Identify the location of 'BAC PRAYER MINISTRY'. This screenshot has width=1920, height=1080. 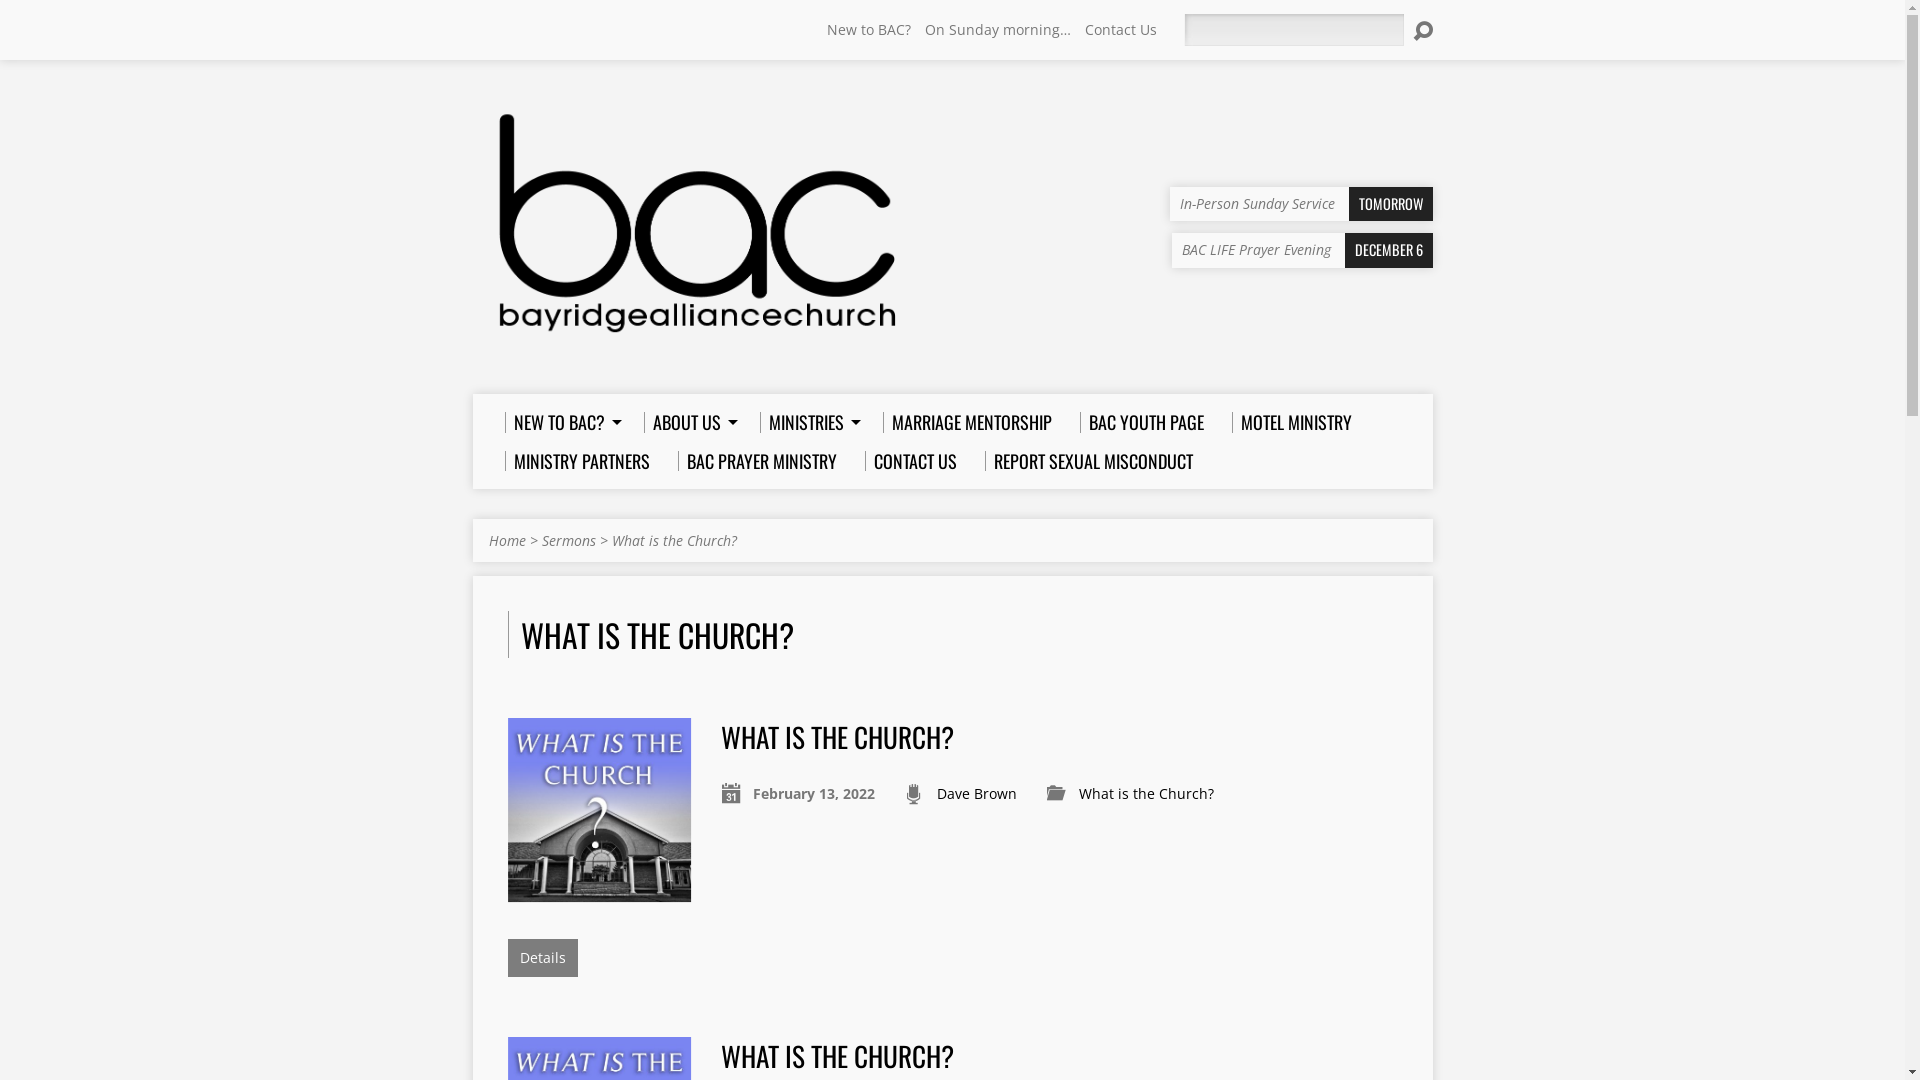
(677, 461).